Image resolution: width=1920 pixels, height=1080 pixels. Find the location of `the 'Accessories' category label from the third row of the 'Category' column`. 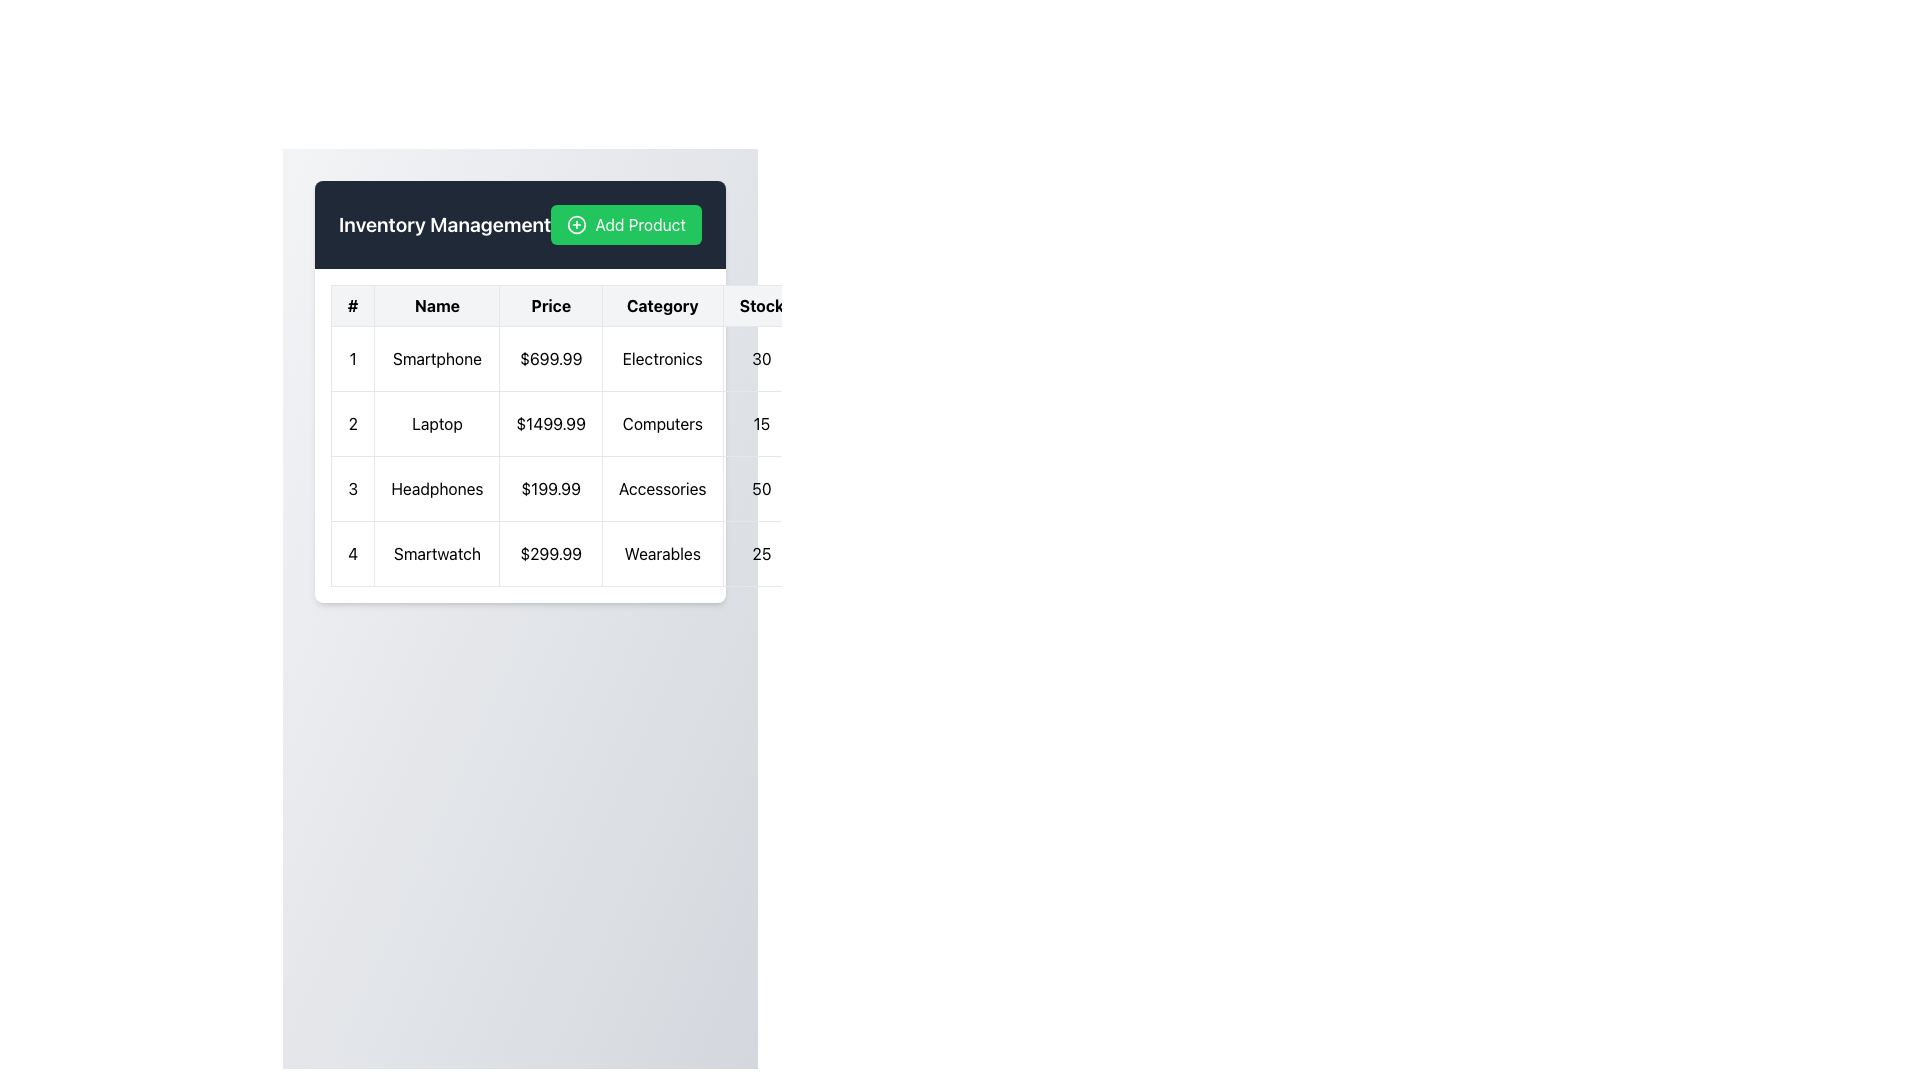

the 'Accessories' category label from the third row of the 'Category' column is located at coordinates (662, 489).